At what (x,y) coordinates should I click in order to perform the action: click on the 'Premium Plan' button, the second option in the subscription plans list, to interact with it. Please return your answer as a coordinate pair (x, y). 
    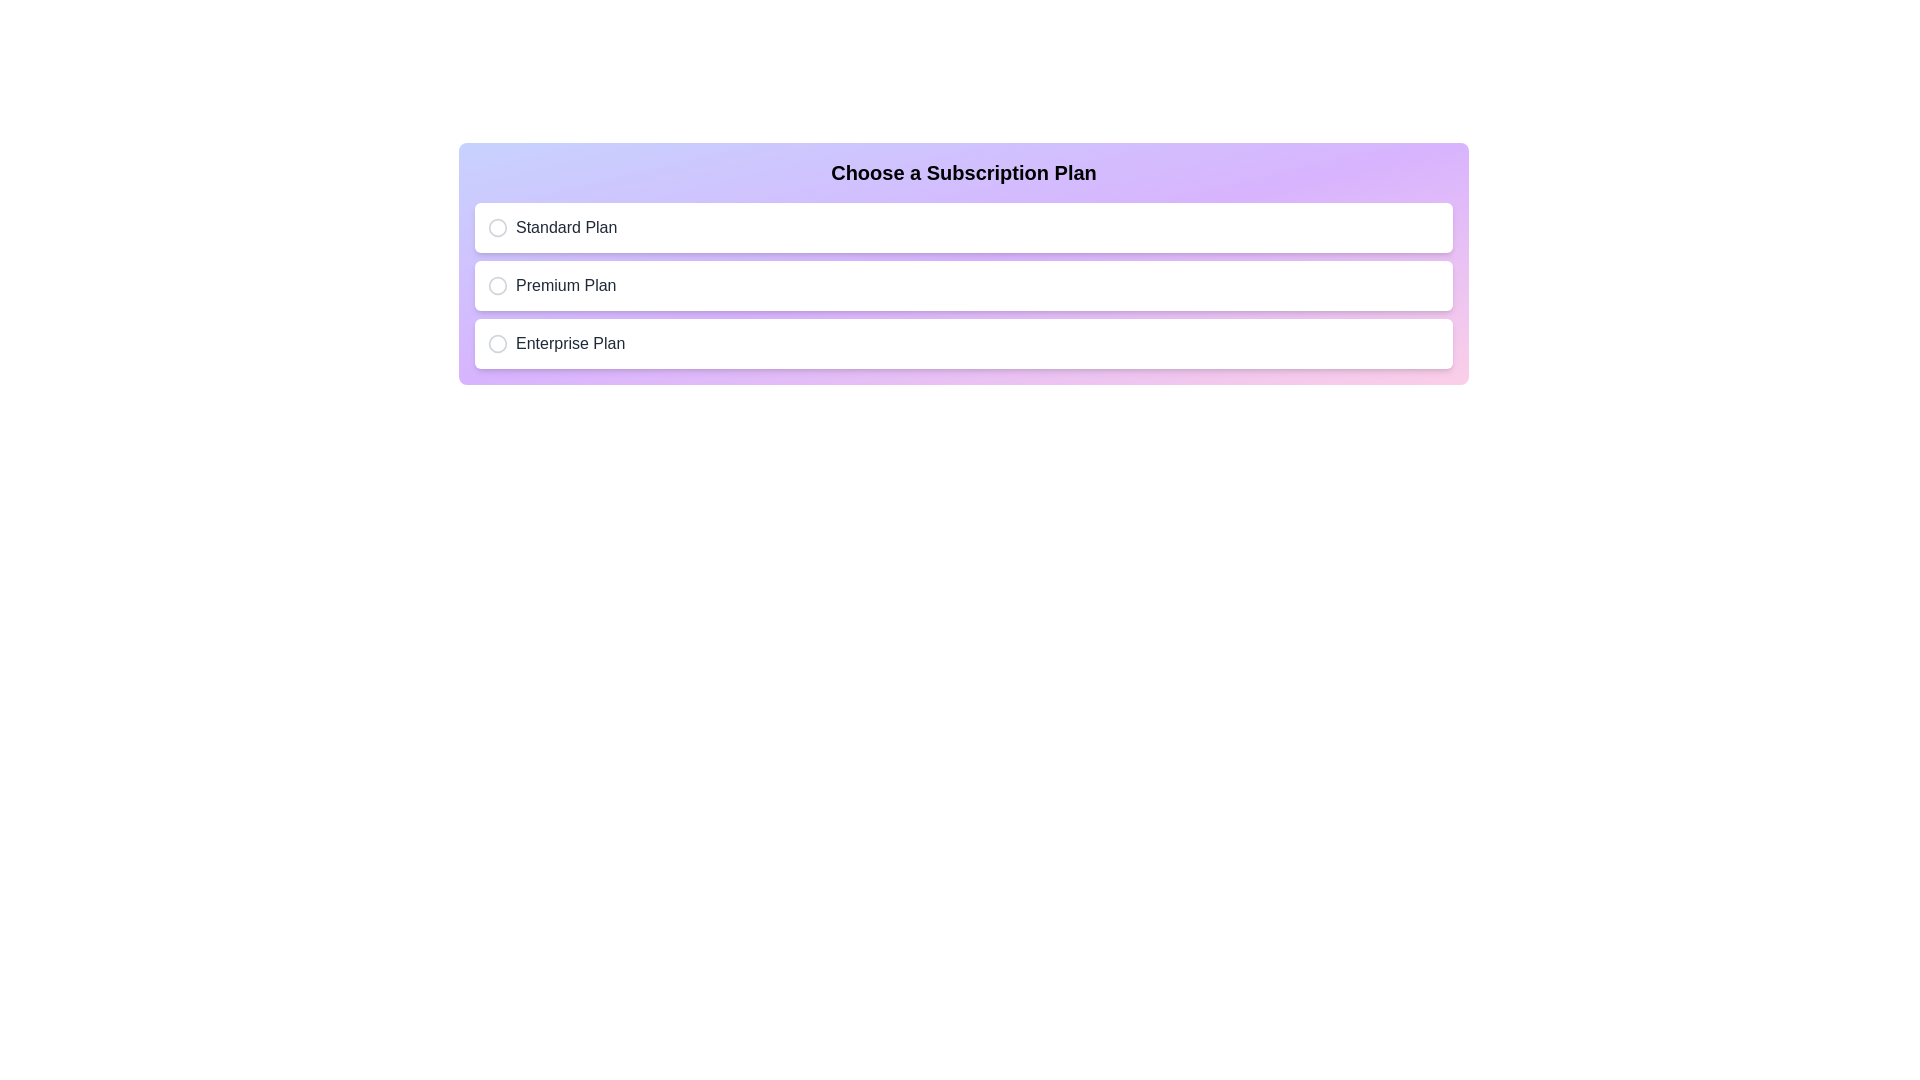
    Looking at the image, I should click on (964, 285).